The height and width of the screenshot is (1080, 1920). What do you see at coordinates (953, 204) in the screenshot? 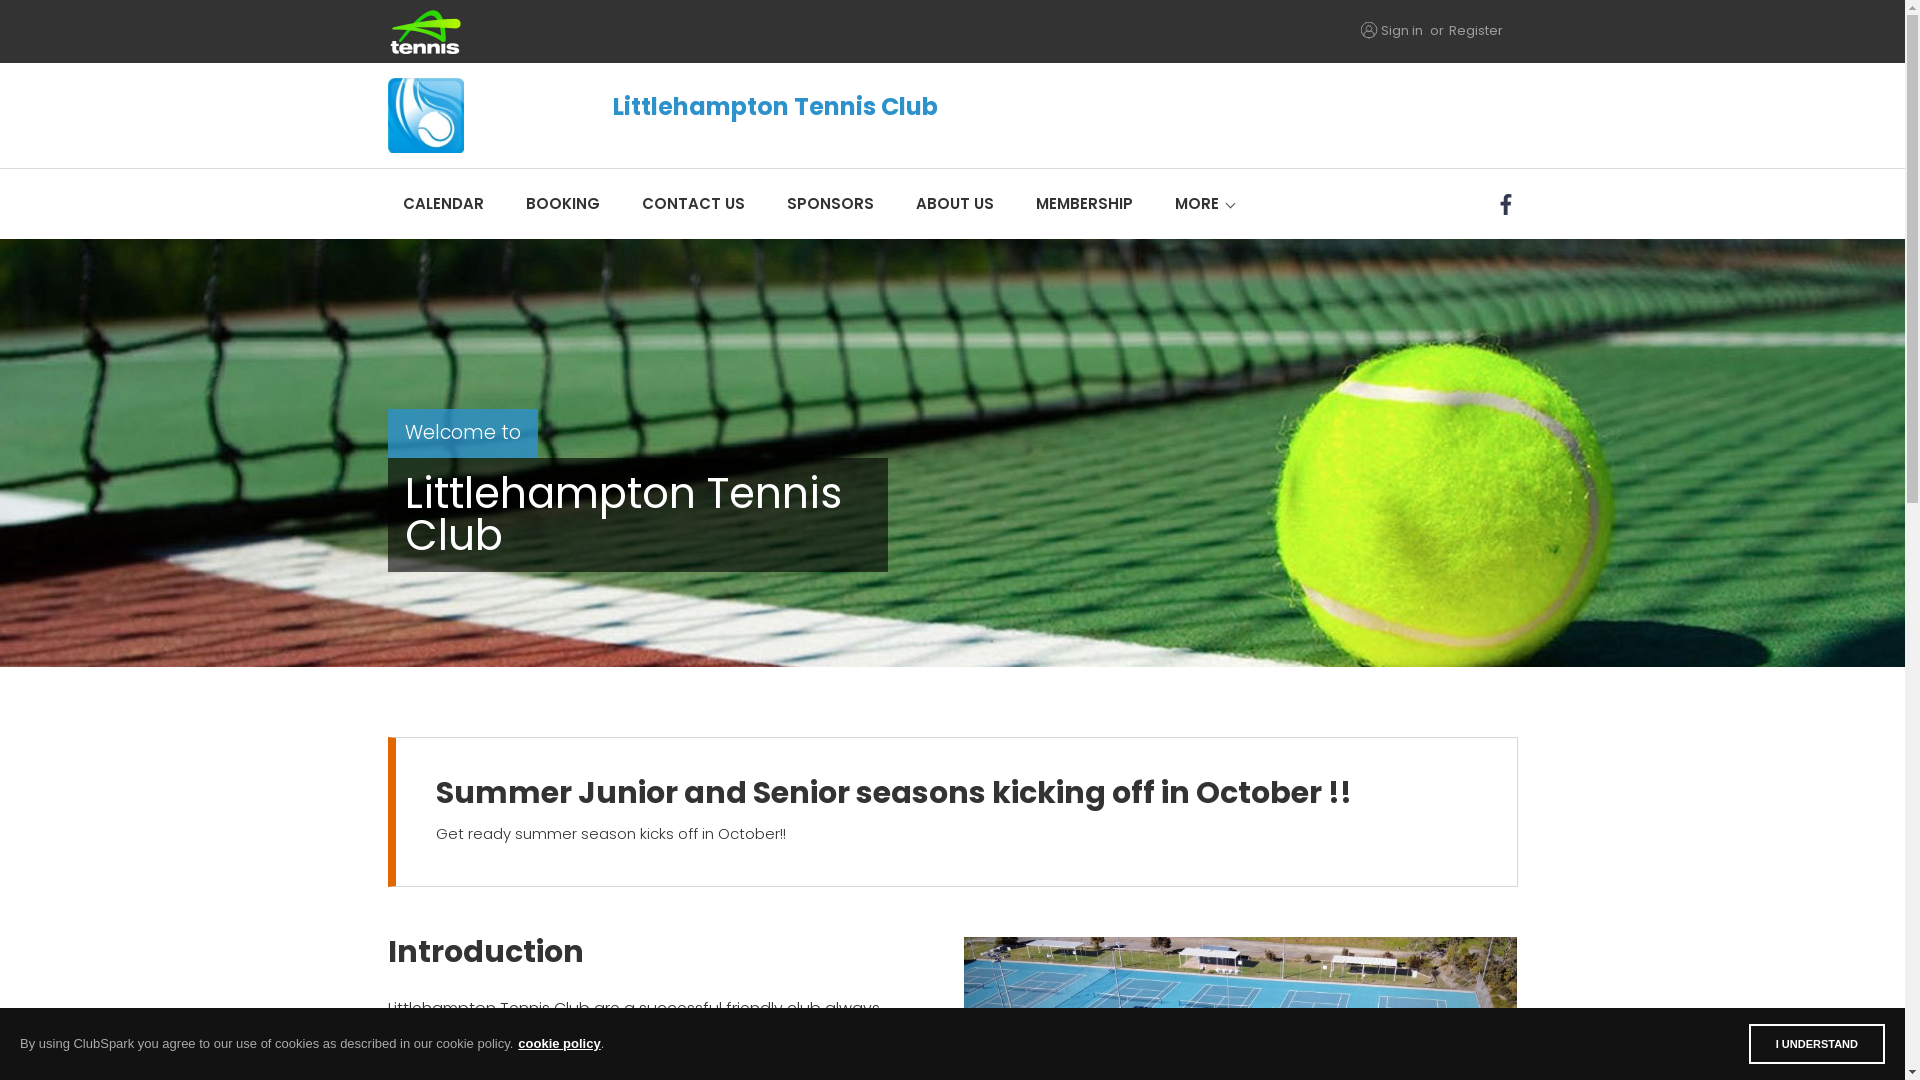
I see `'ABOUT US'` at bounding box center [953, 204].